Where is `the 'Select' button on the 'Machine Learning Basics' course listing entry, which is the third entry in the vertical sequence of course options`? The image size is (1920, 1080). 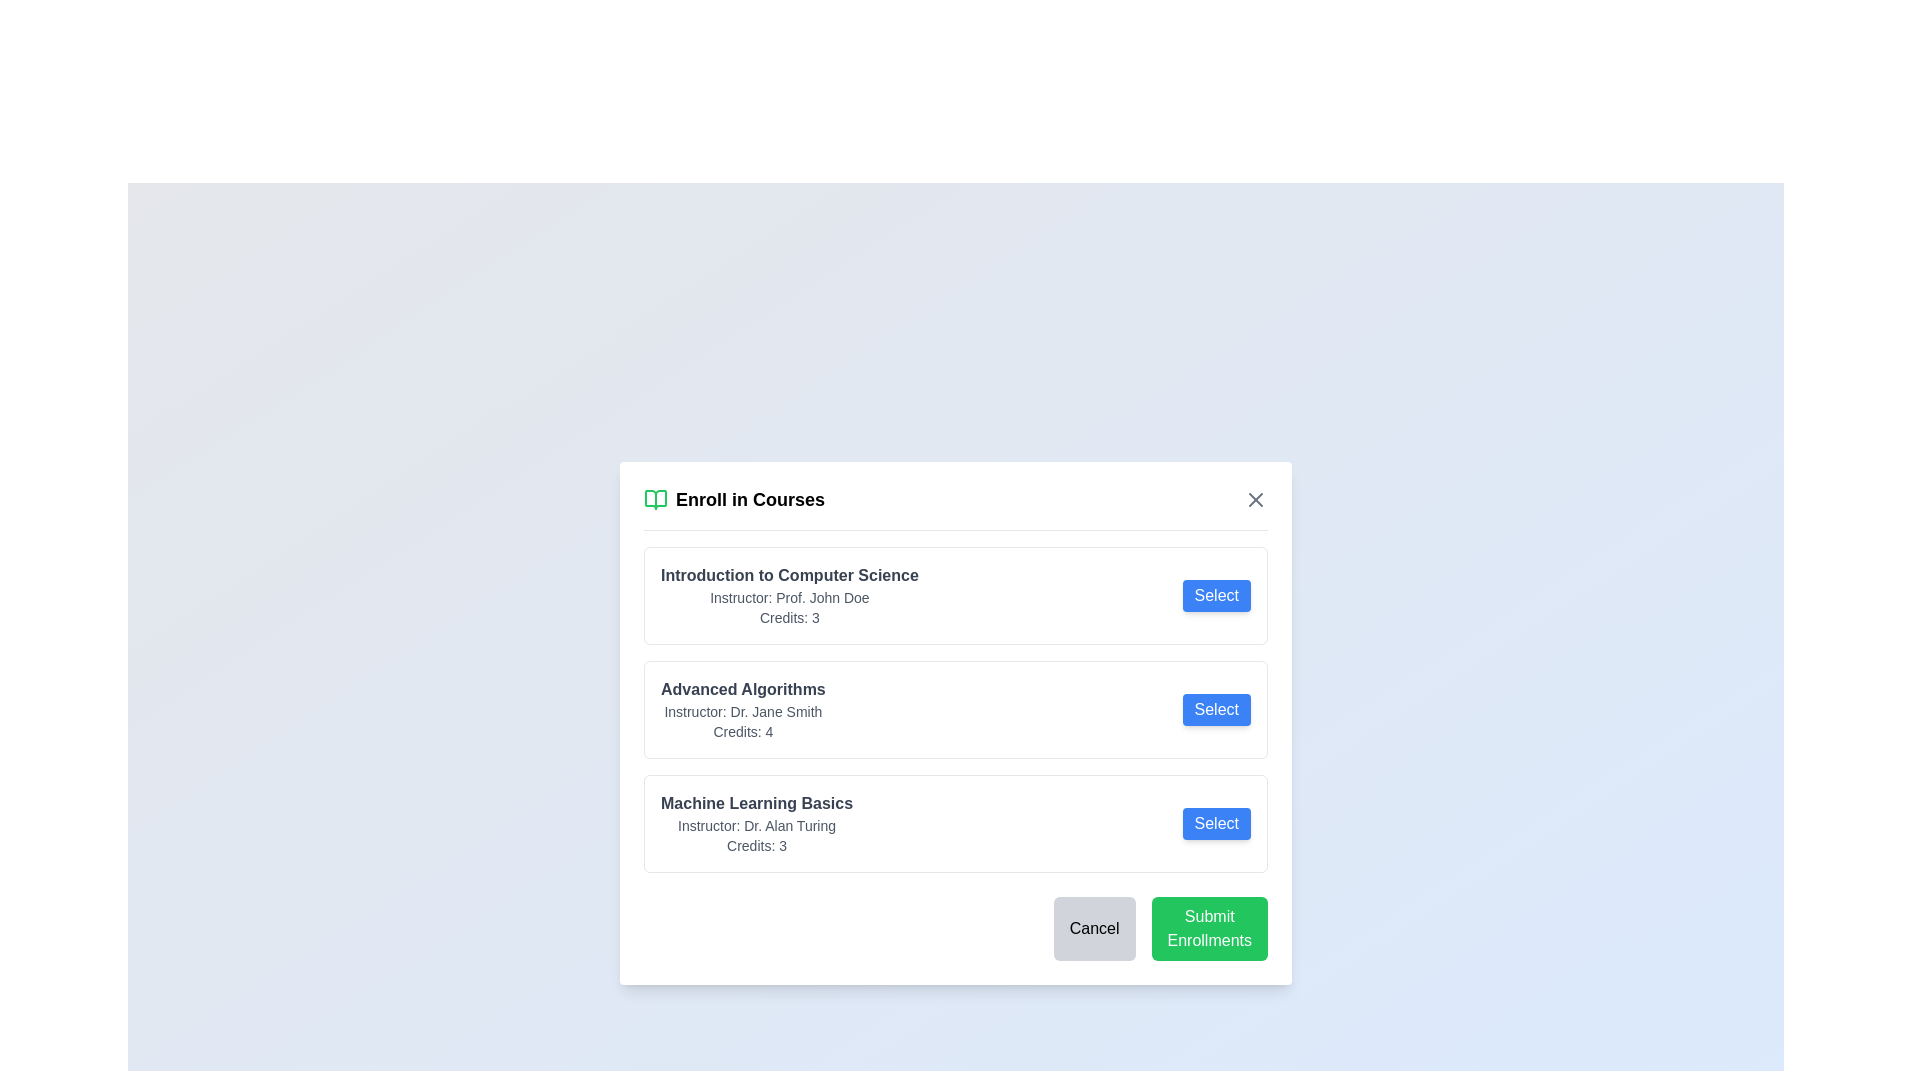 the 'Select' button on the 'Machine Learning Basics' course listing entry, which is the third entry in the vertical sequence of course options is located at coordinates (954, 823).